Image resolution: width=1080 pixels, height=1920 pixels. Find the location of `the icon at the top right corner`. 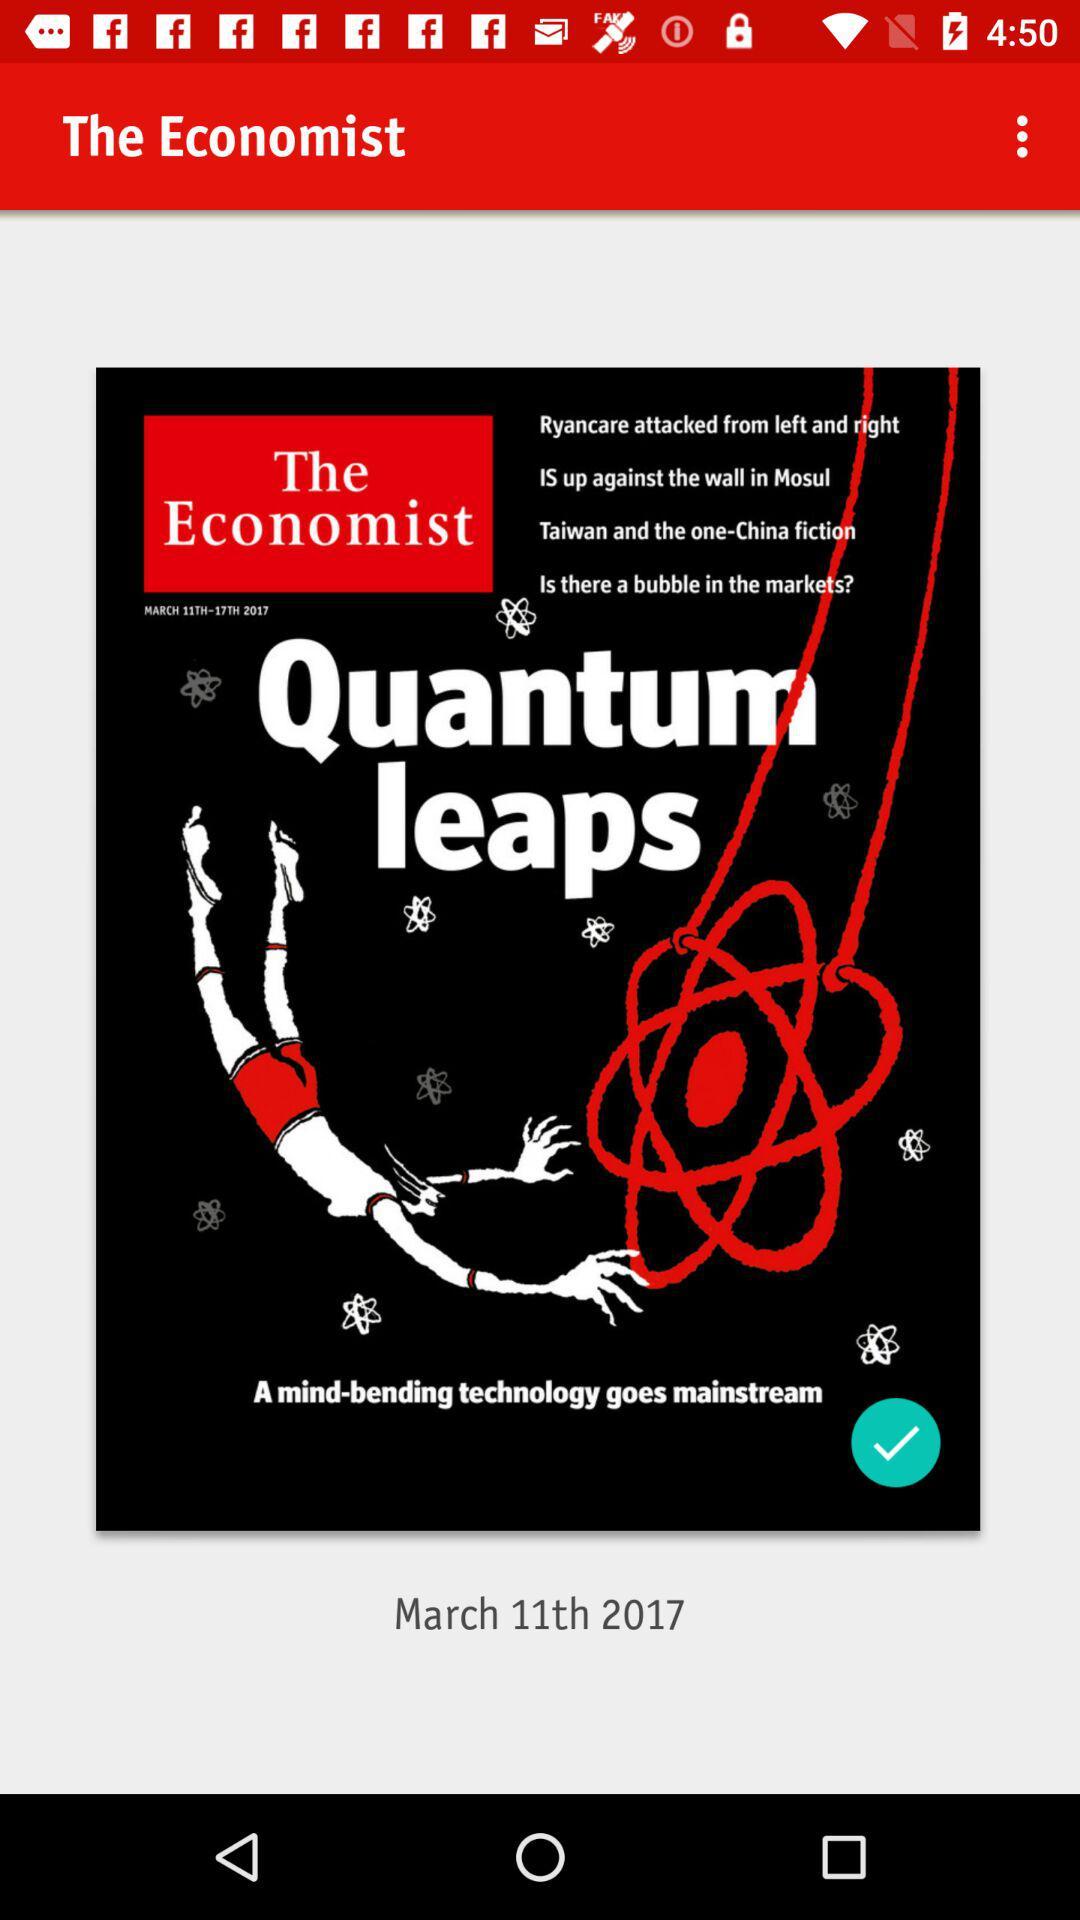

the icon at the top right corner is located at coordinates (1027, 135).